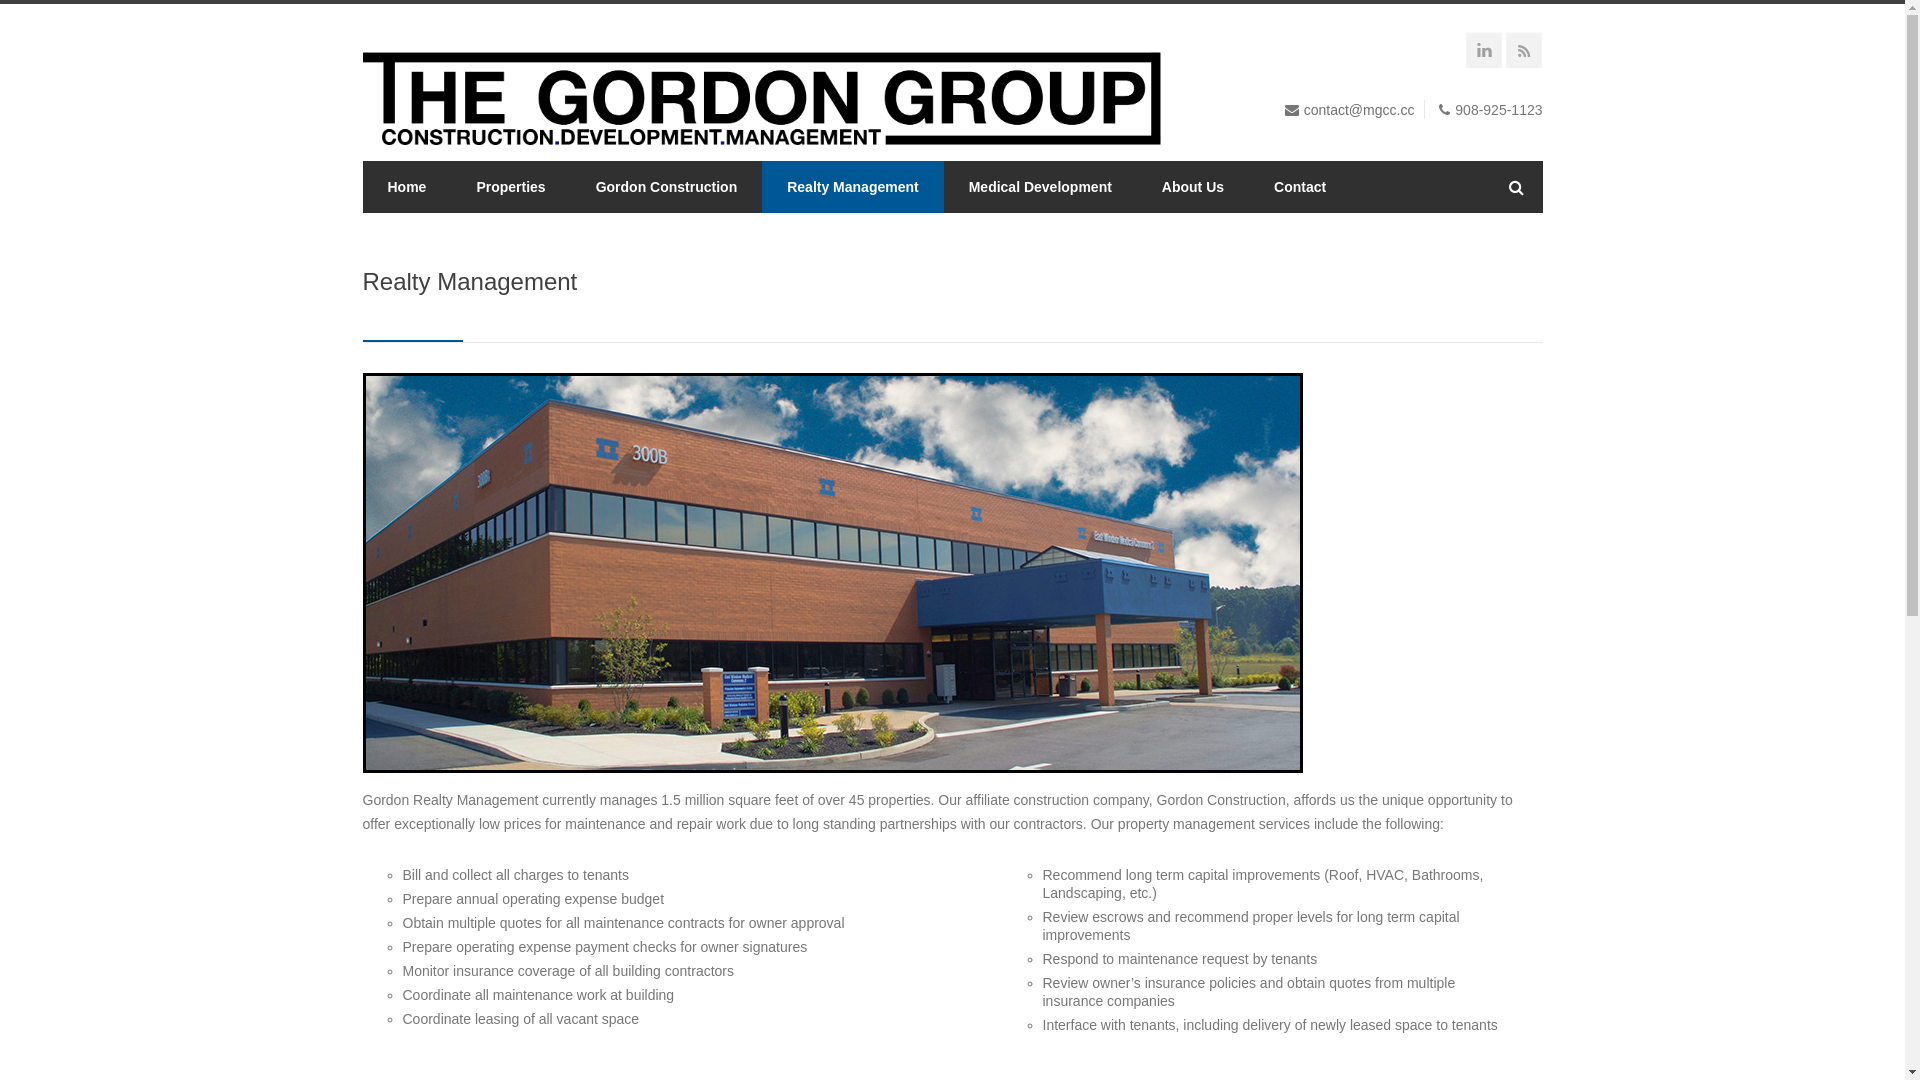 This screenshot has height=1080, width=1920. What do you see at coordinates (1193, 186) in the screenshot?
I see `'About Us'` at bounding box center [1193, 186].